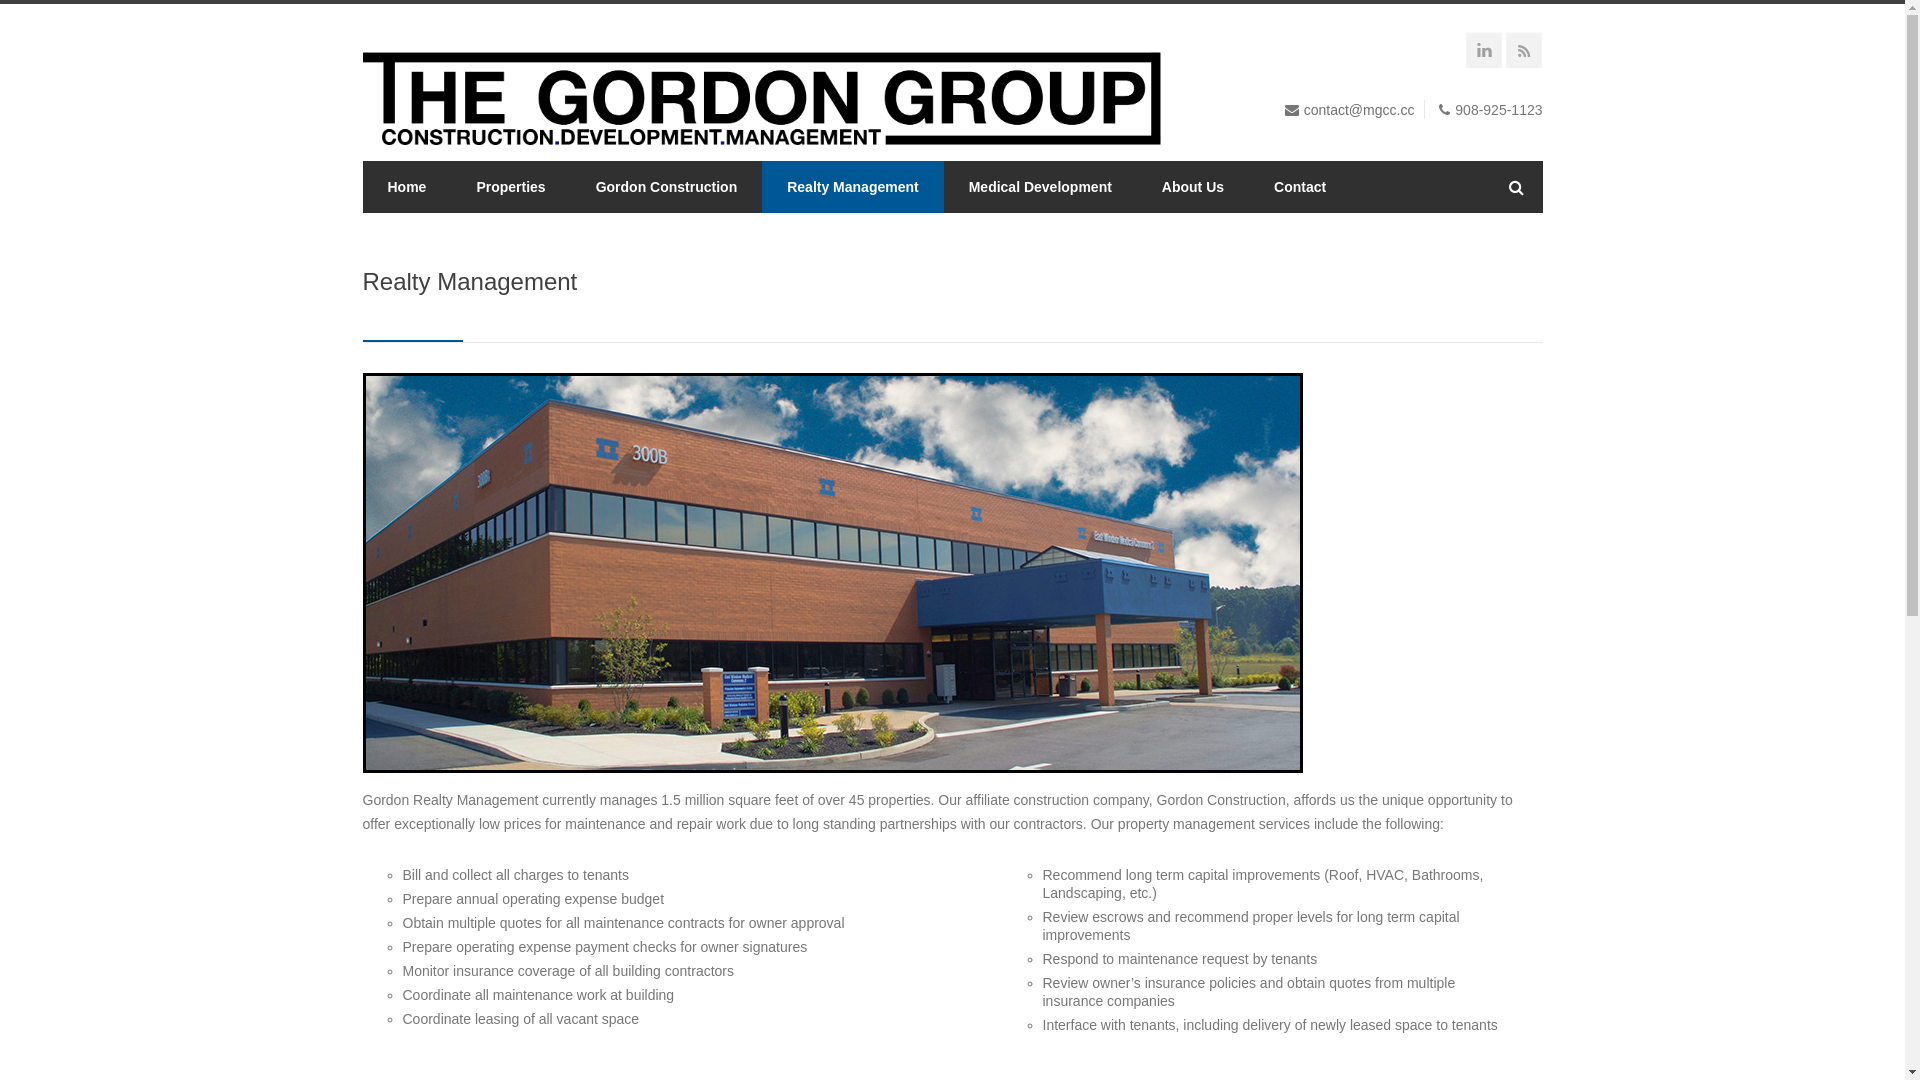 This screenshot has height=1080, width=1920. What do you see at coordinates (1193, 186) in the screenshot?
I see `'About Us'` at bounding box center [1193, 186].